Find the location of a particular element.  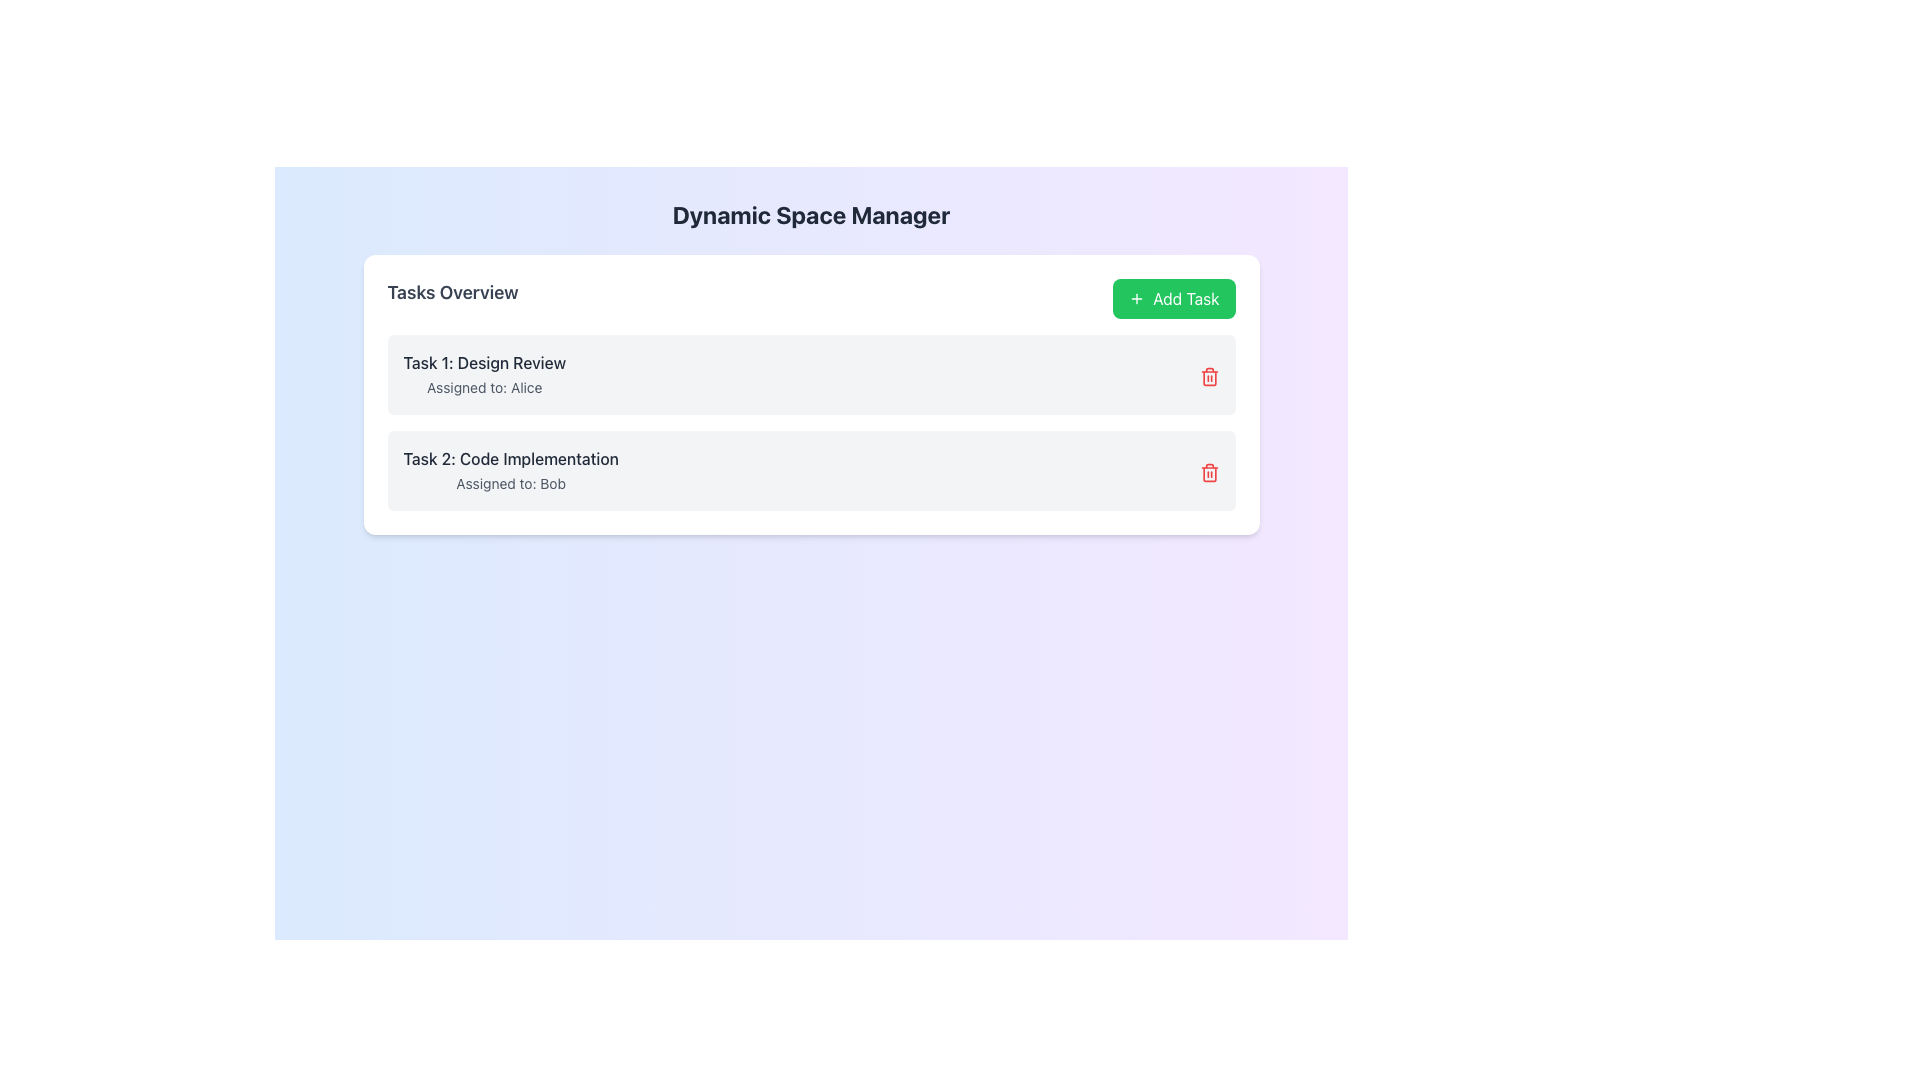

to select the task entry in the task management interface, which is the first item in the stack under the 'Tasks Overview' section is located at coordinates (811, 374).